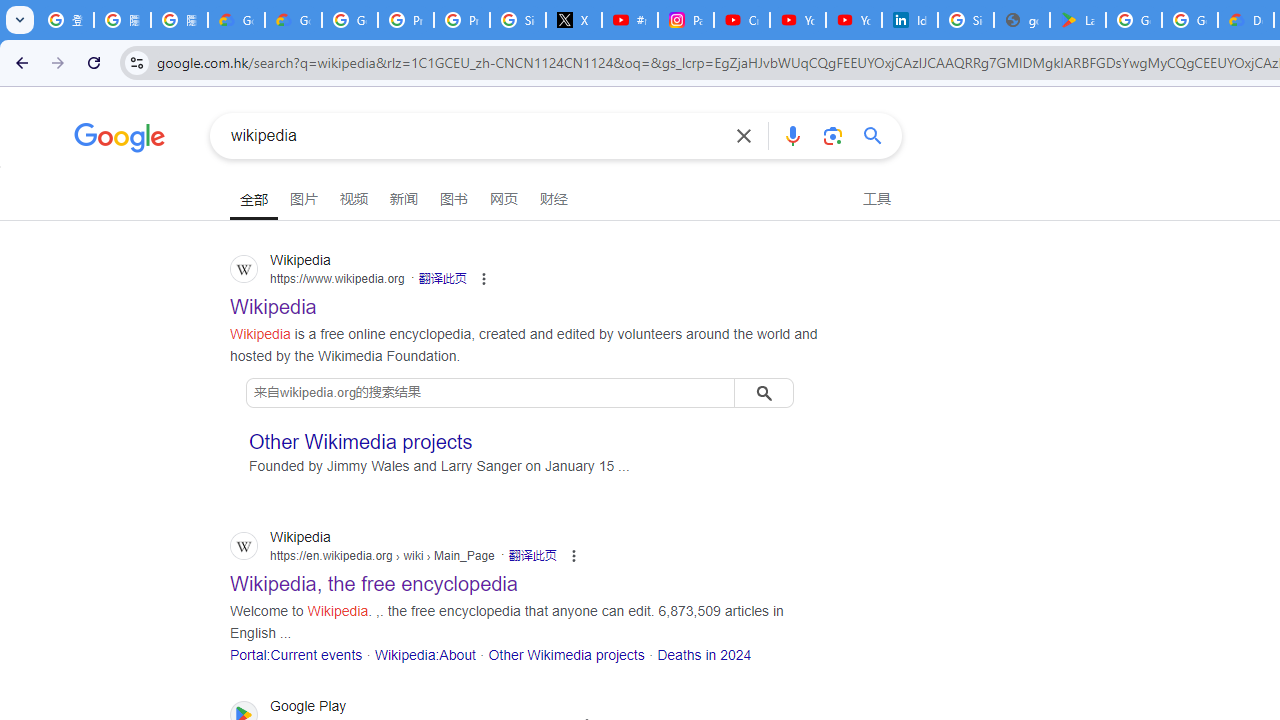  What do you see at coordinates (628, 20) in the screenshot?
I see `'#nbabasketballhighlights - YouTube'` at bounding box center [628, 20].